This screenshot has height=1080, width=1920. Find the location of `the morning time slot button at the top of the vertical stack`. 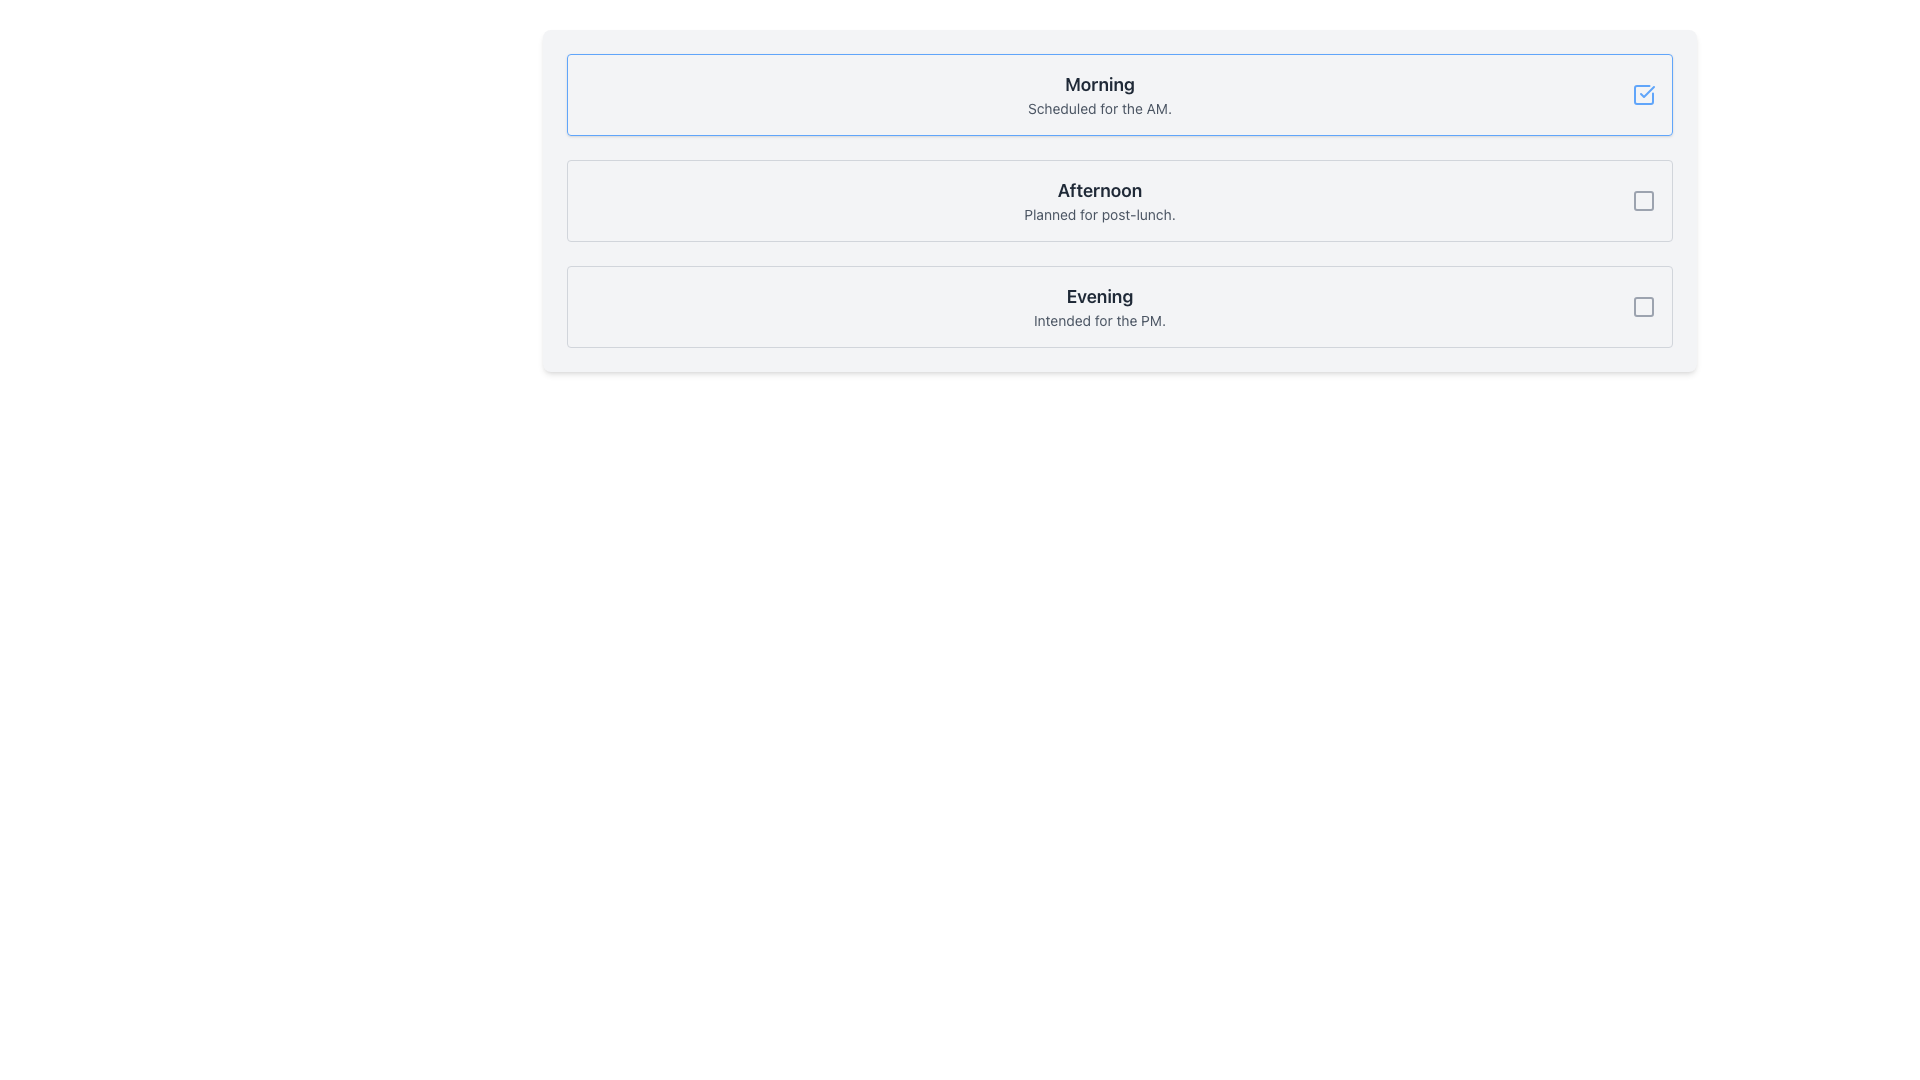

the morning time slot button at the top of the vertical stack is located at coordinates (1118, 95).